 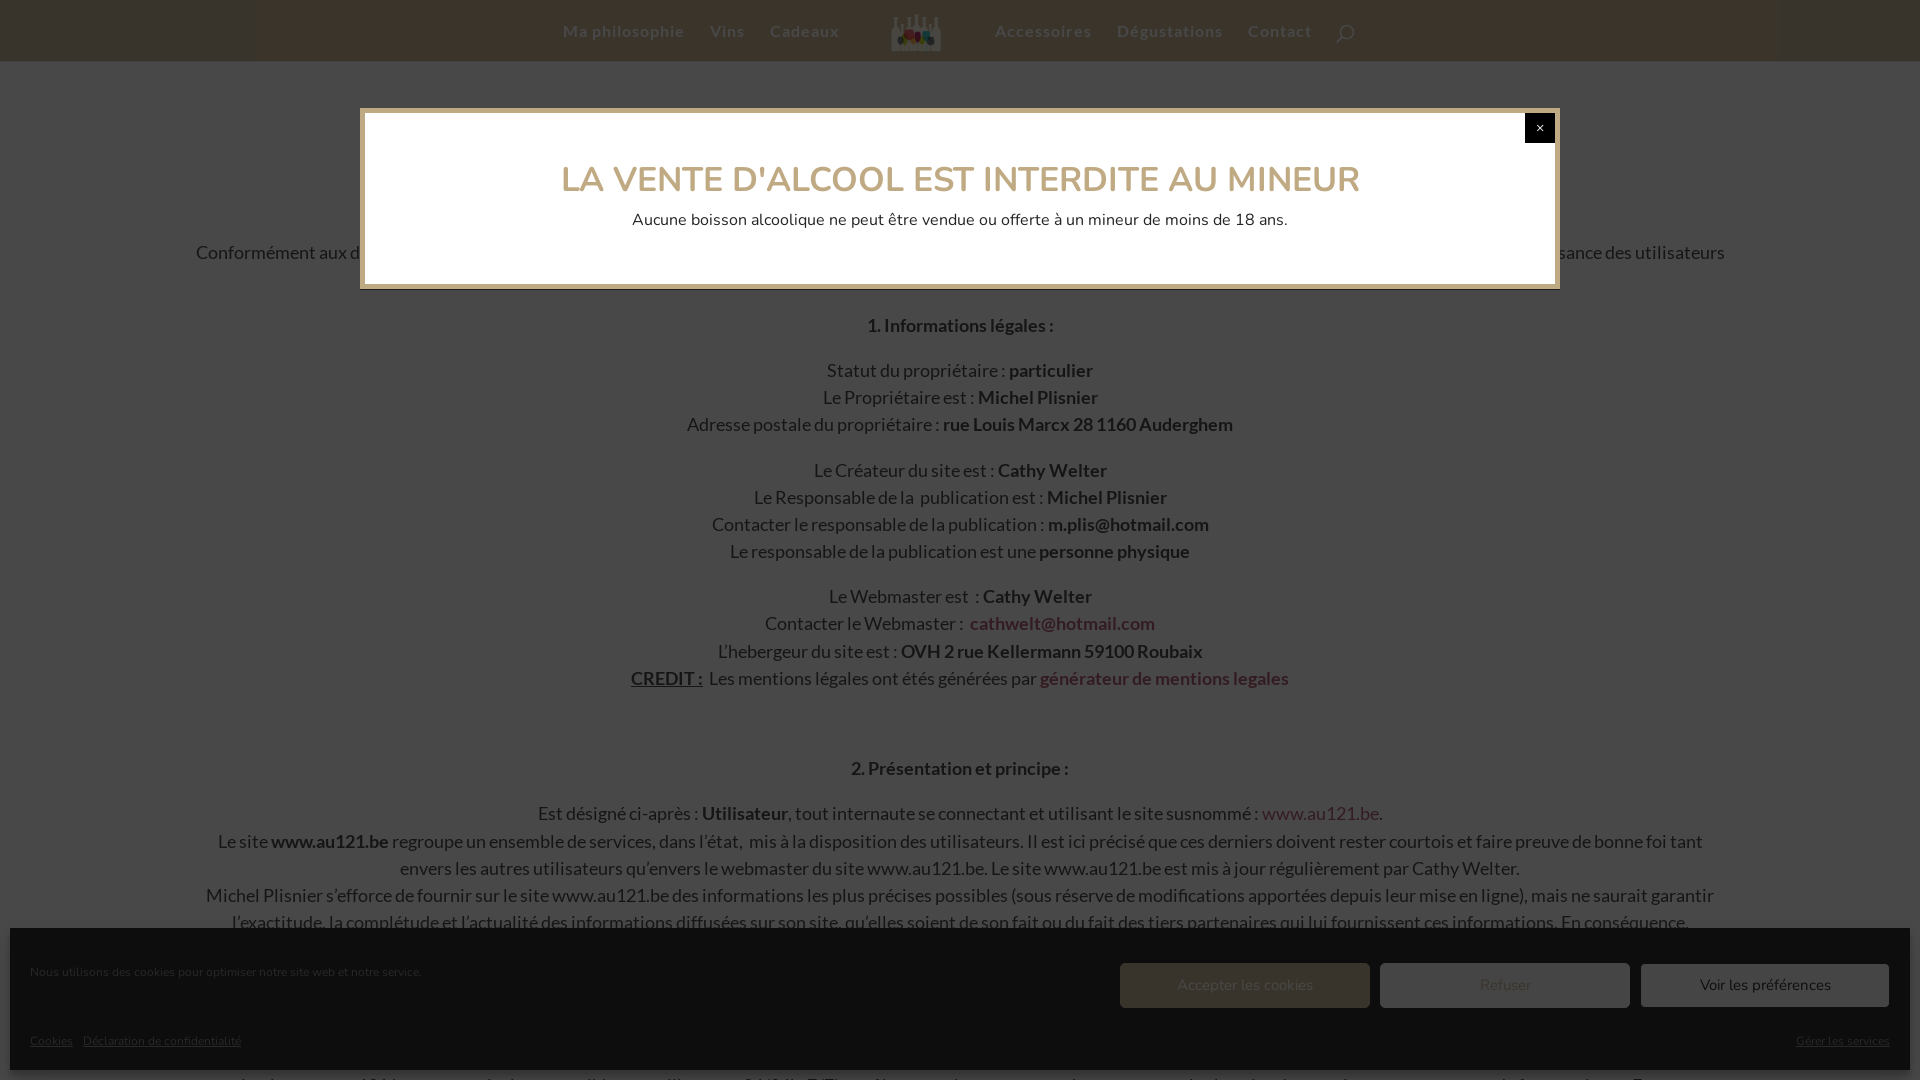 What do you see at coordinates (1505, 984) in the screenshot?
I see `'Refuser'` at bounding box center [1505, 984].